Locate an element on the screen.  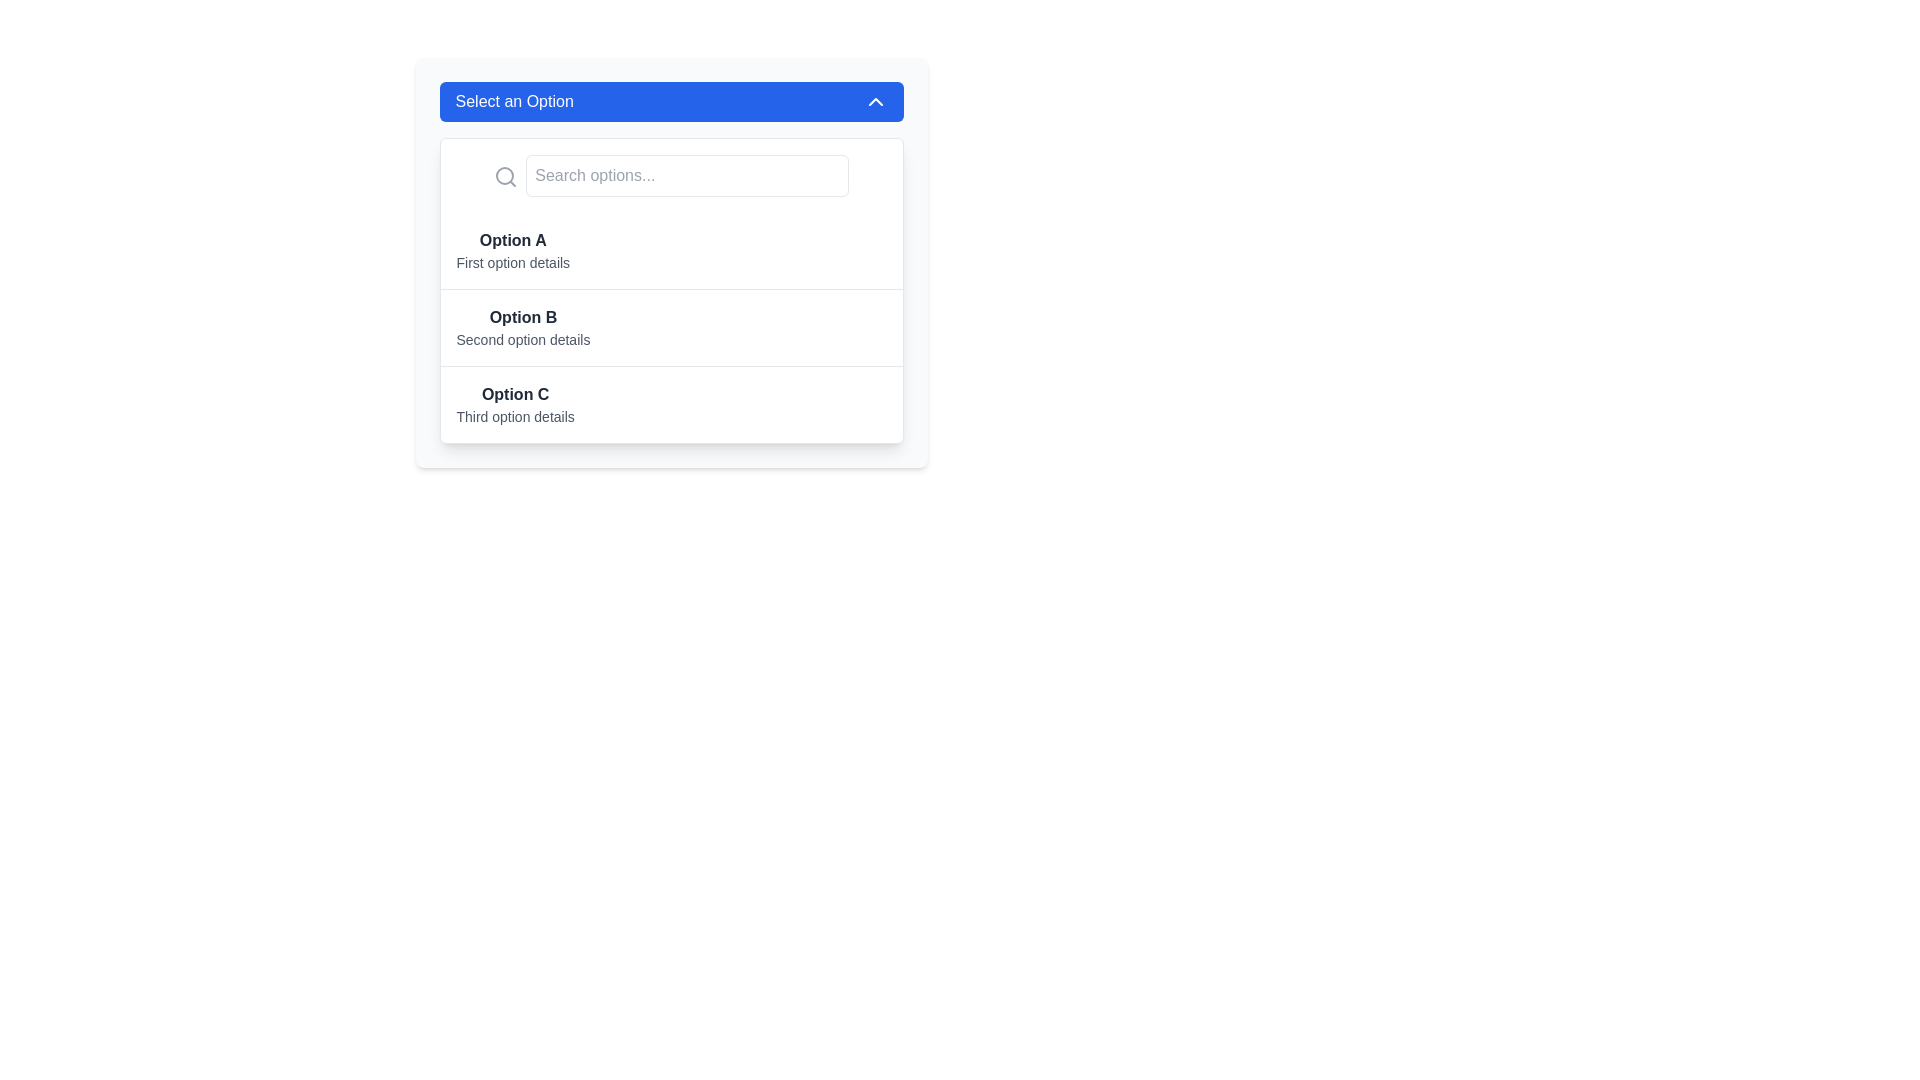
the selectable list item representing 'Option B' in the dropdown menu is located at coordinates (523, 326).